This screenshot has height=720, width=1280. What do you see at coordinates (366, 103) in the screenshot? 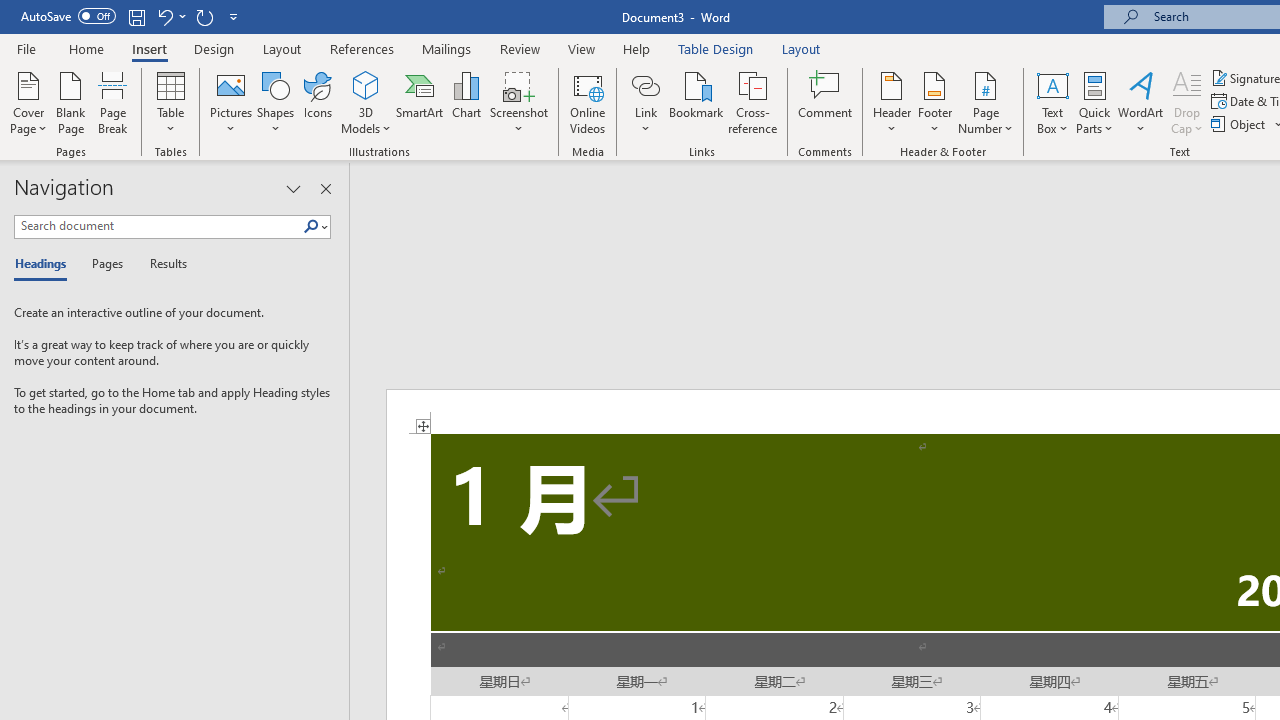
I see `'3D Models'` at bounding box center [366, 103].